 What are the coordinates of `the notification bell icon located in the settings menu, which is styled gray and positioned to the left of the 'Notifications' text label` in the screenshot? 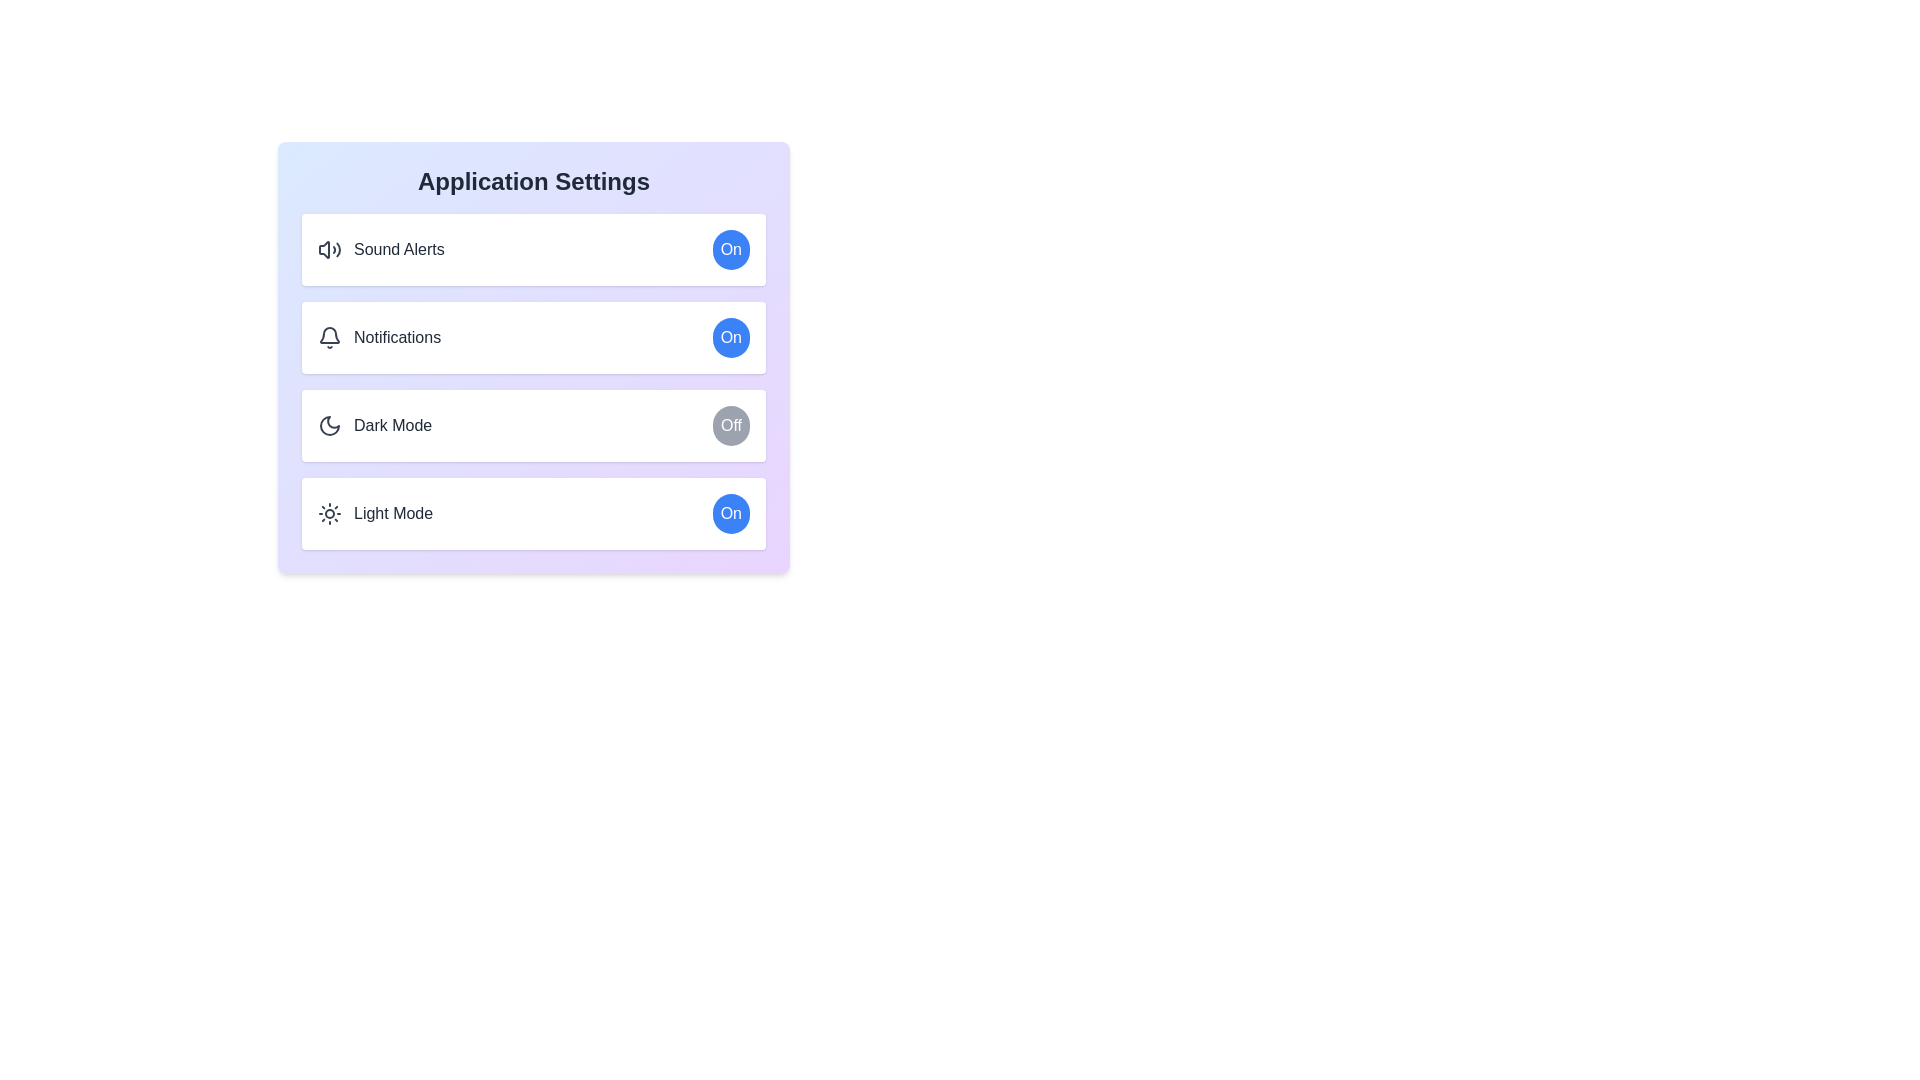 It's located at (330, 337).